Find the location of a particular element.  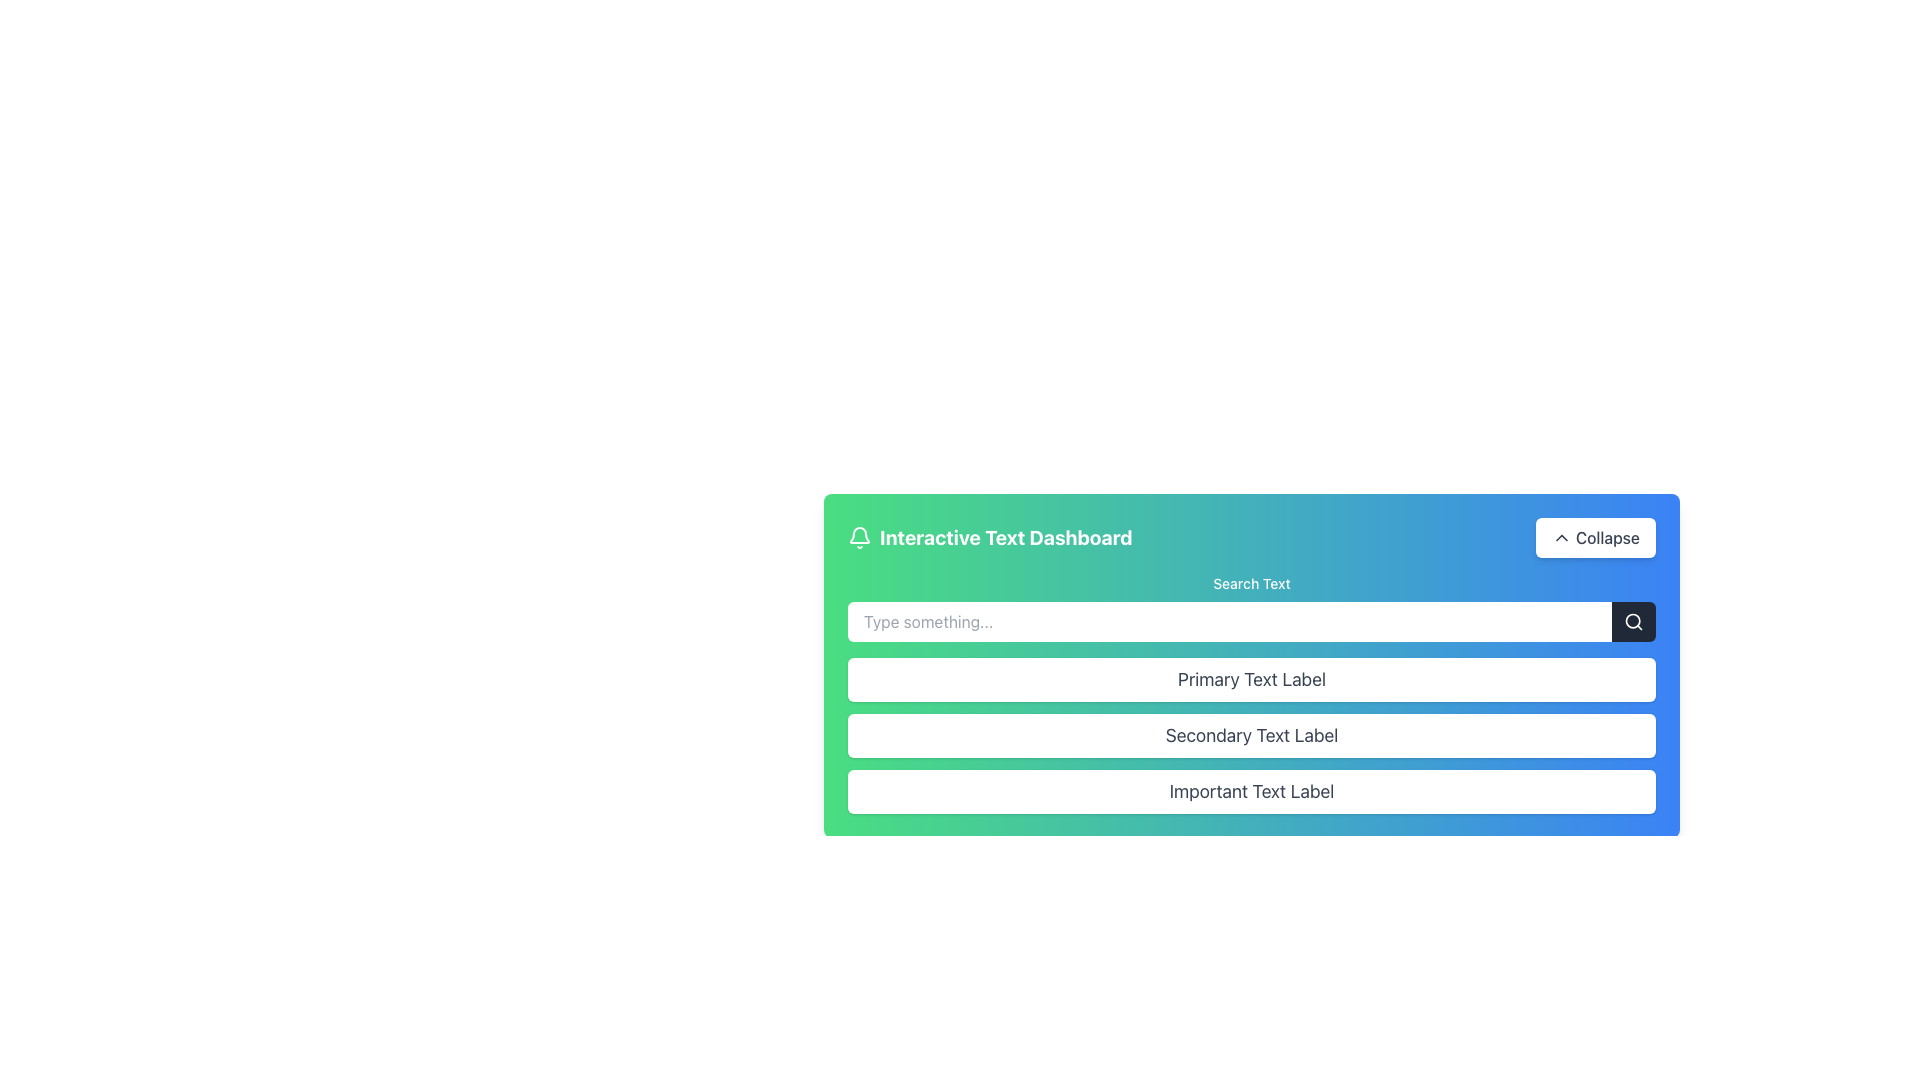

the chevron-up icon within the 'Collapse' button is located at coordinates (1560, 536).